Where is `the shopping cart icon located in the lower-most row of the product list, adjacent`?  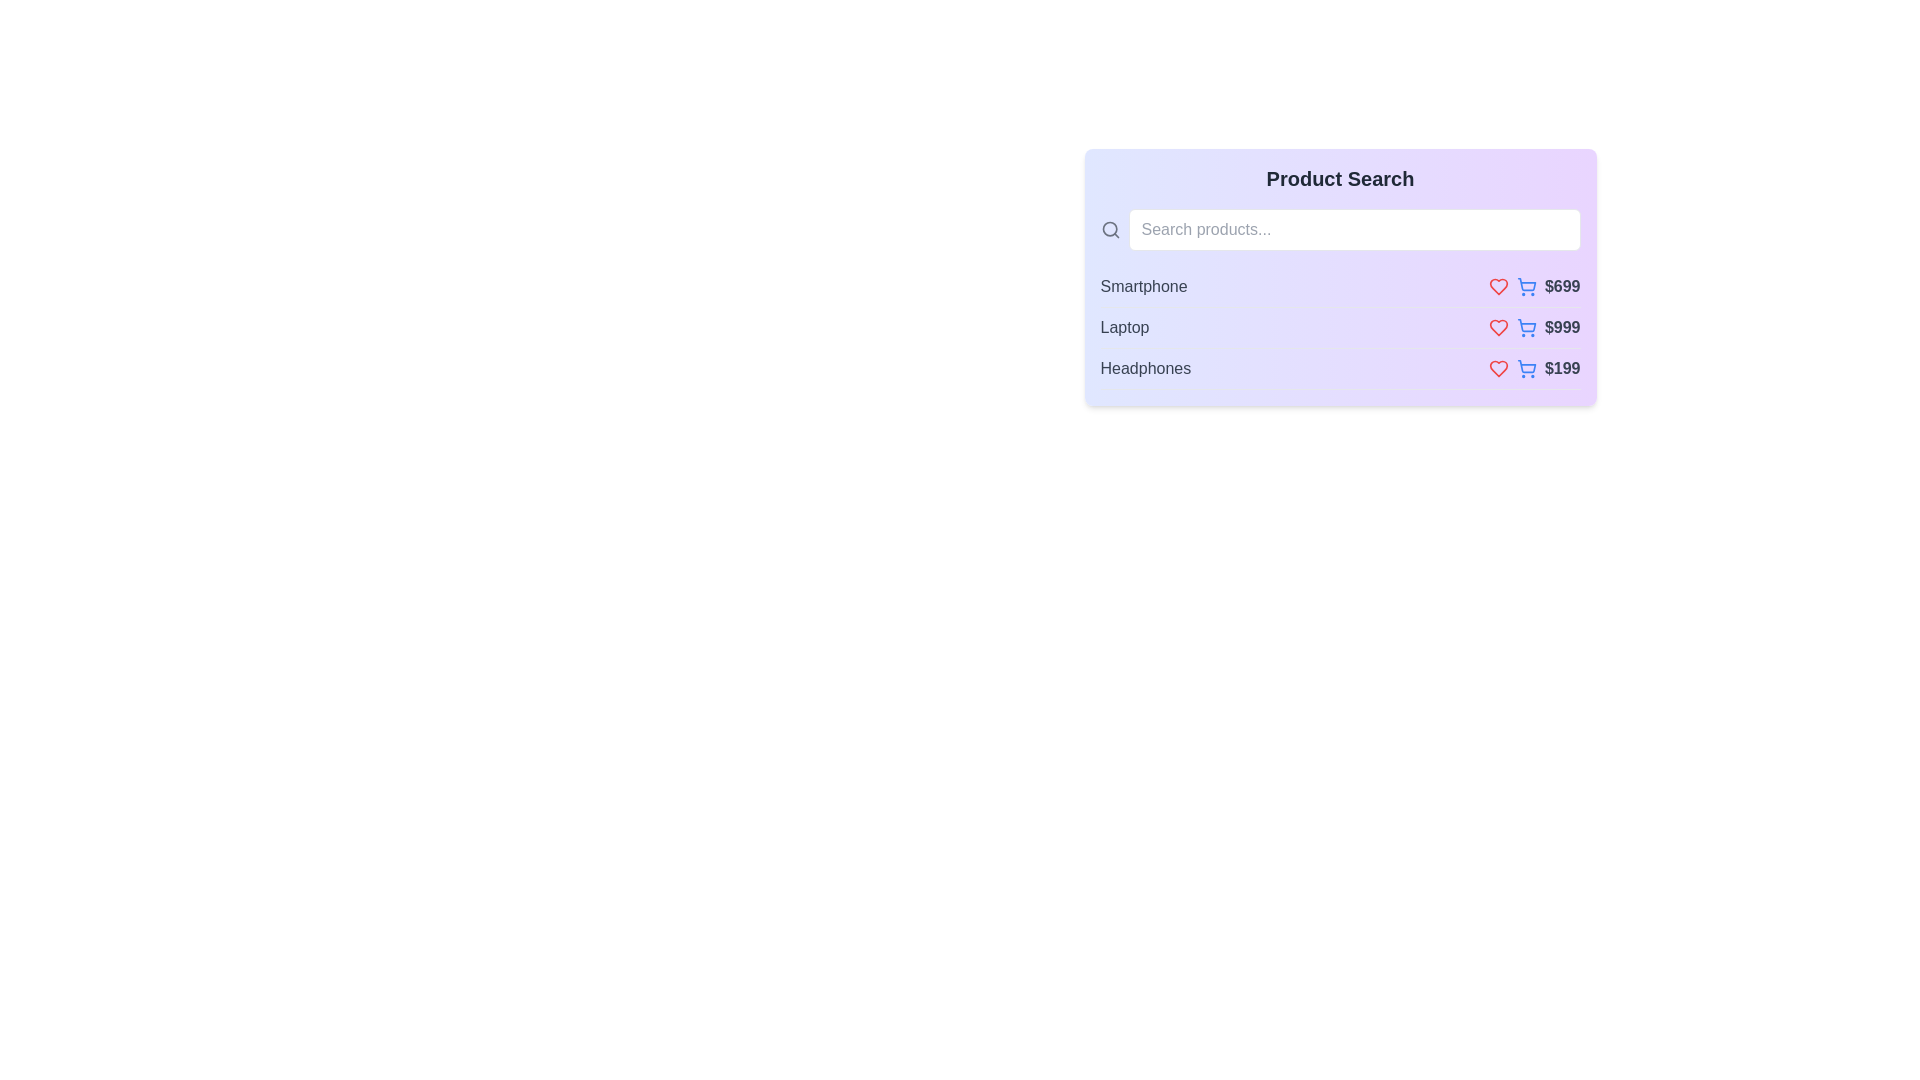
the shopping cart icon located in the lower-most row of the product list, adjacent is located at coordinates (1525, 366).